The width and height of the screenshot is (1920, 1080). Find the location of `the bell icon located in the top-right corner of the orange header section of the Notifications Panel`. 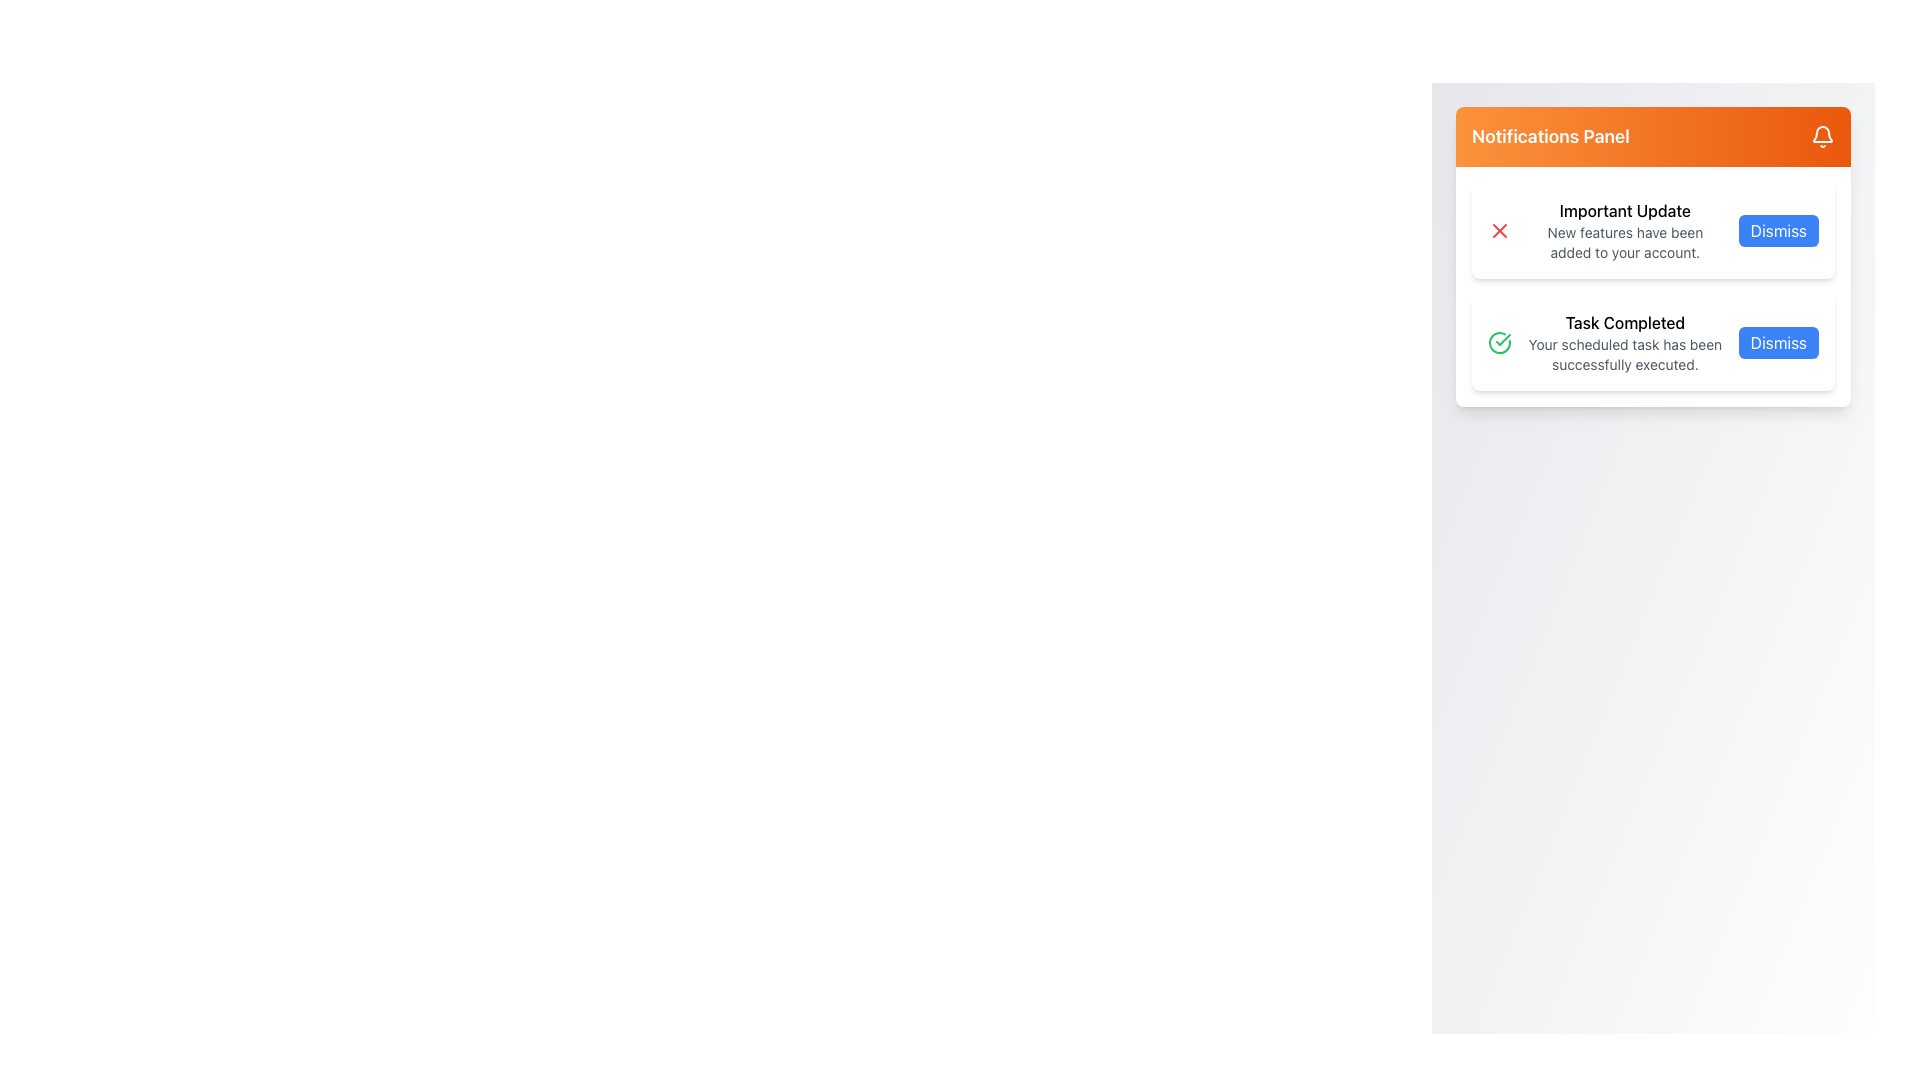

the bell icon located in the top-right corner of the orange header section of the Notifications Panel is located at coordinates (1823, 134).